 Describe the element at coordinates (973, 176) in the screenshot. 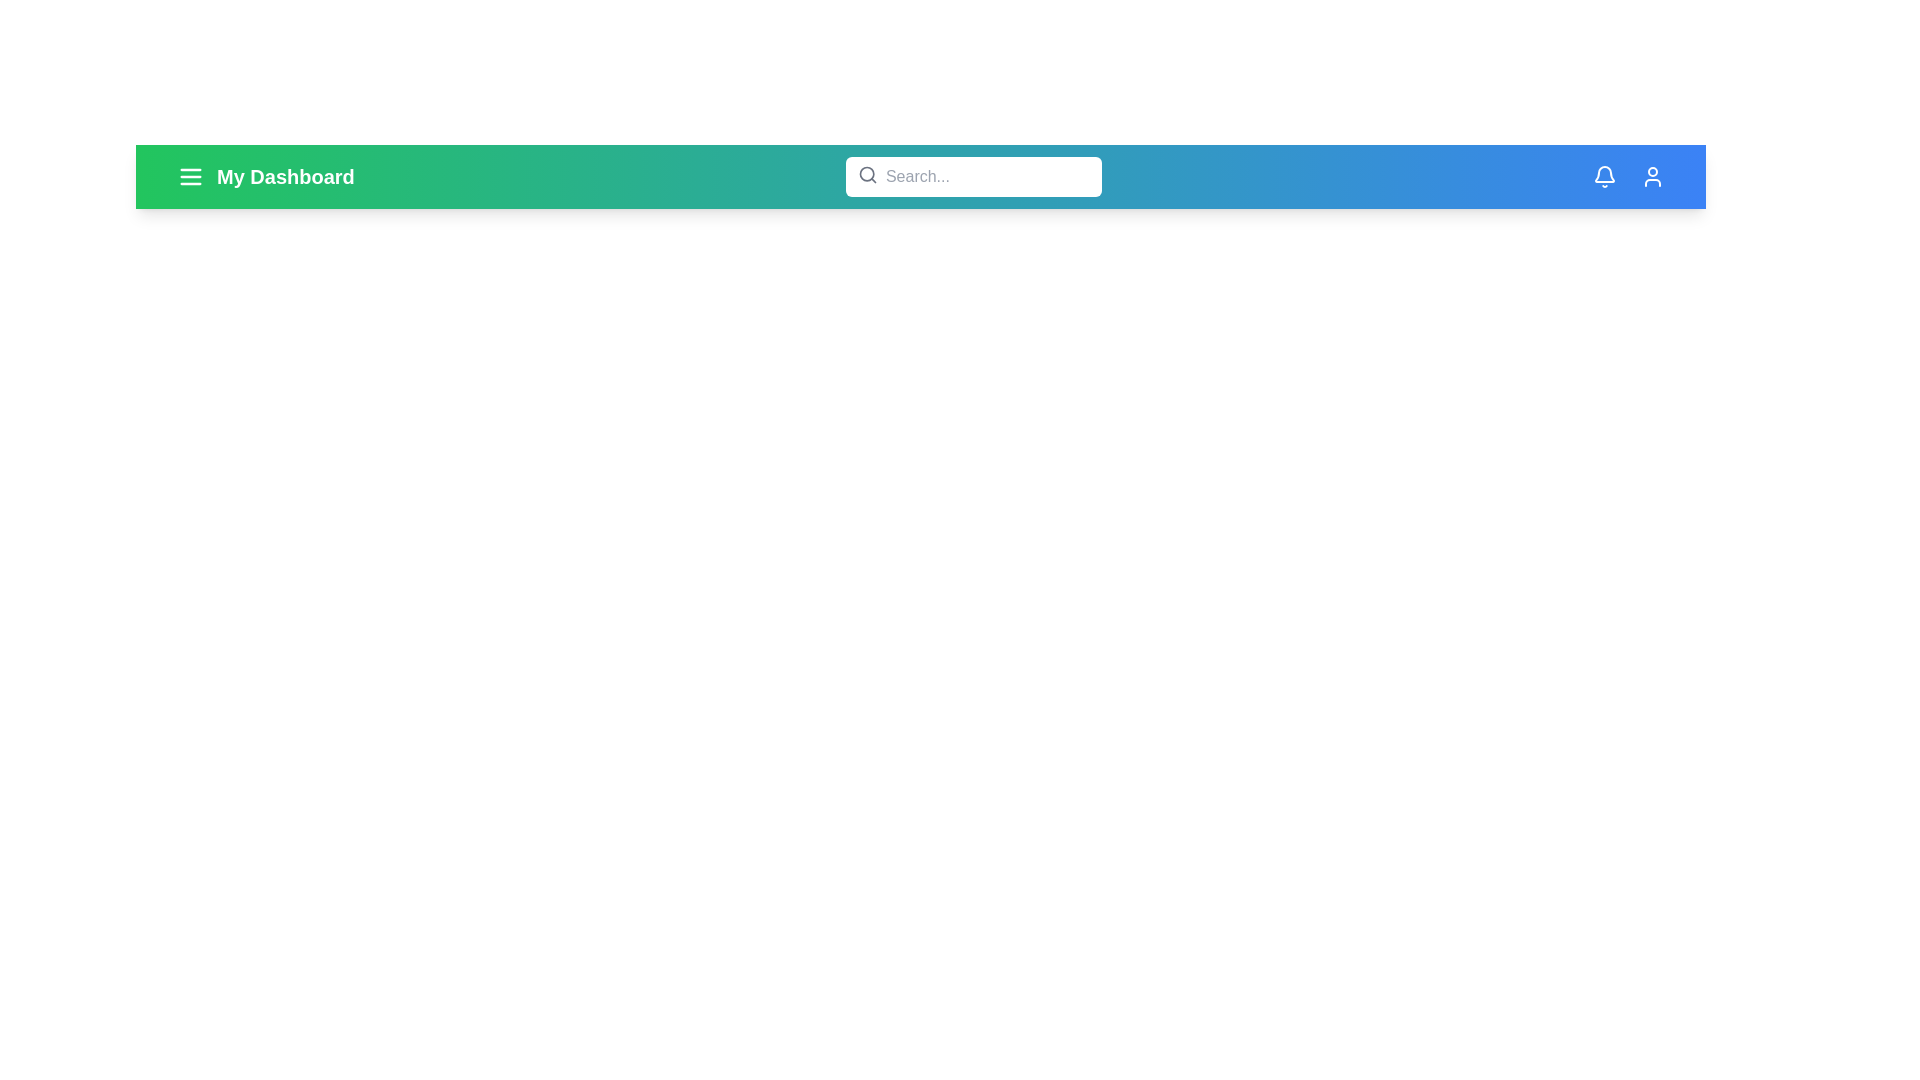

I see `the search bar and type the keyword 'example'` at that location.